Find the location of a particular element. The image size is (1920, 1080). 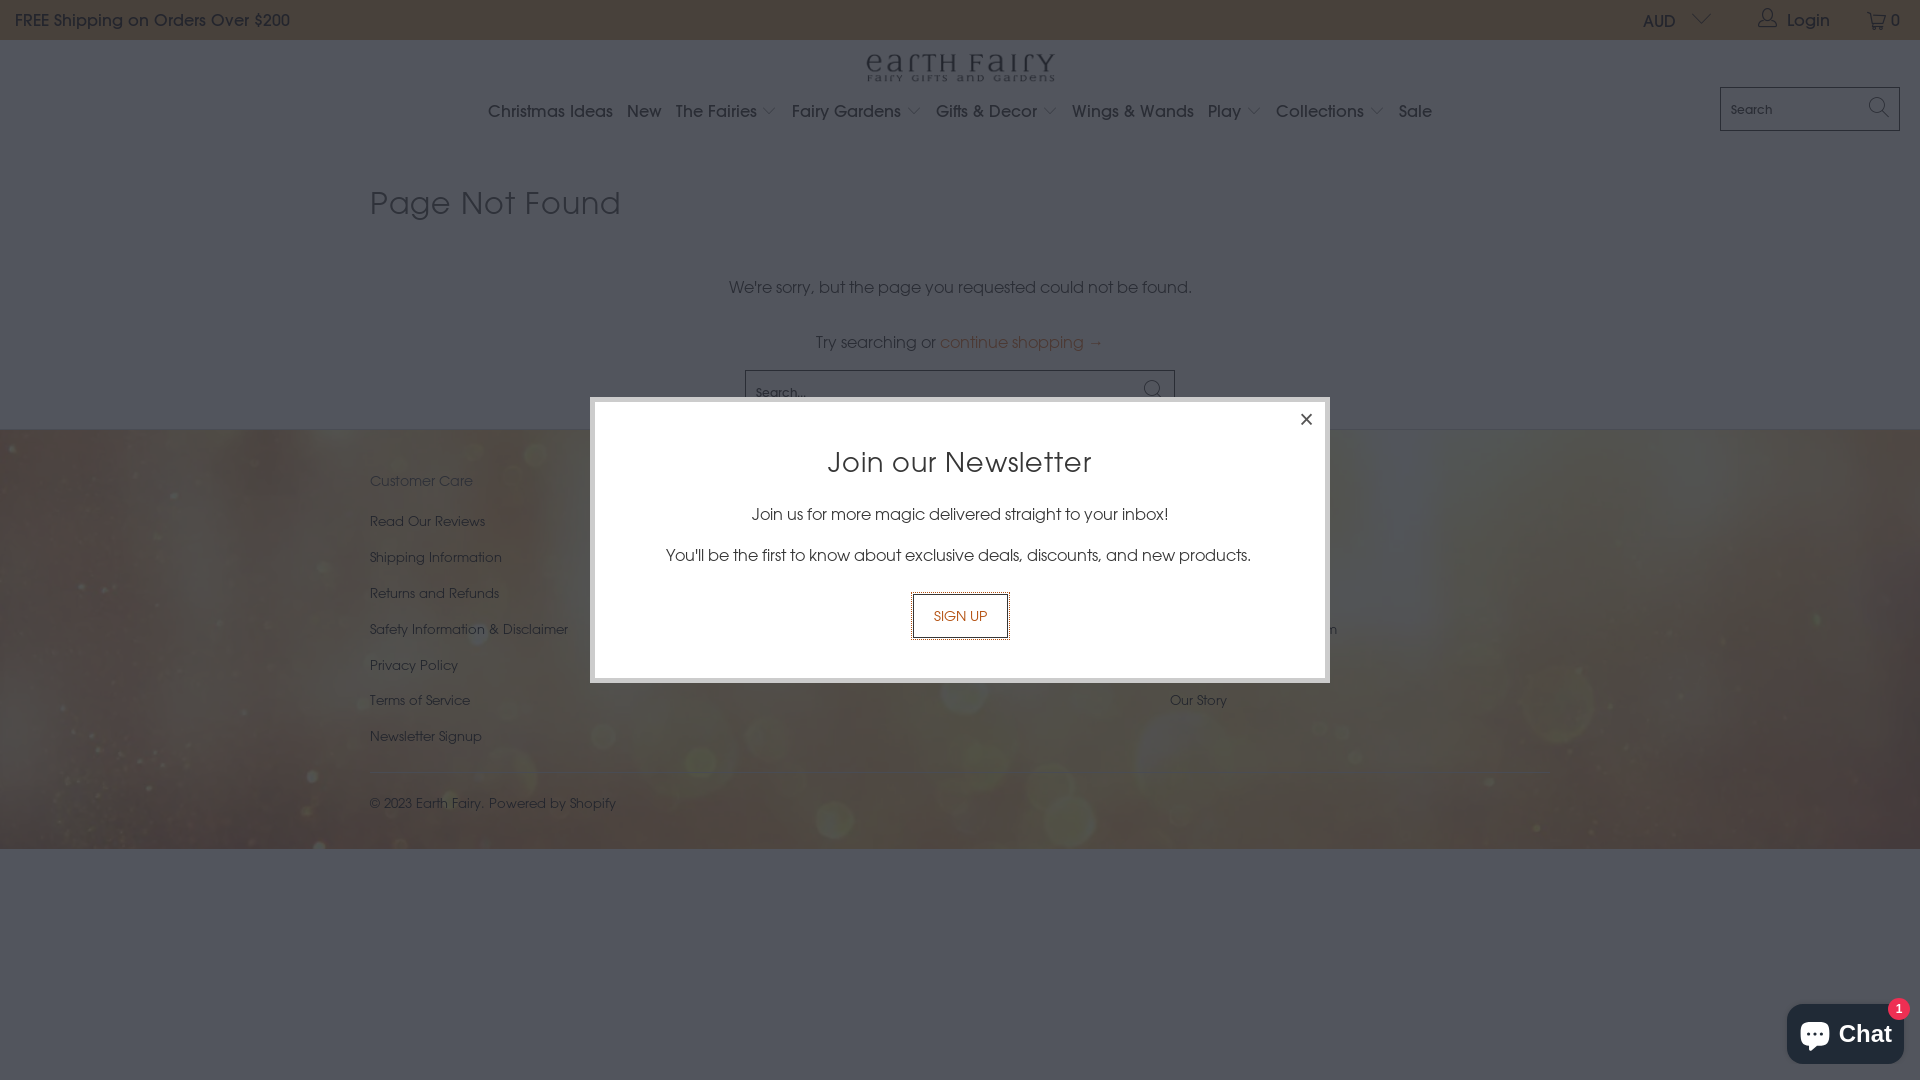

'Newsletter Signup' is located at coordinates (425, 735).